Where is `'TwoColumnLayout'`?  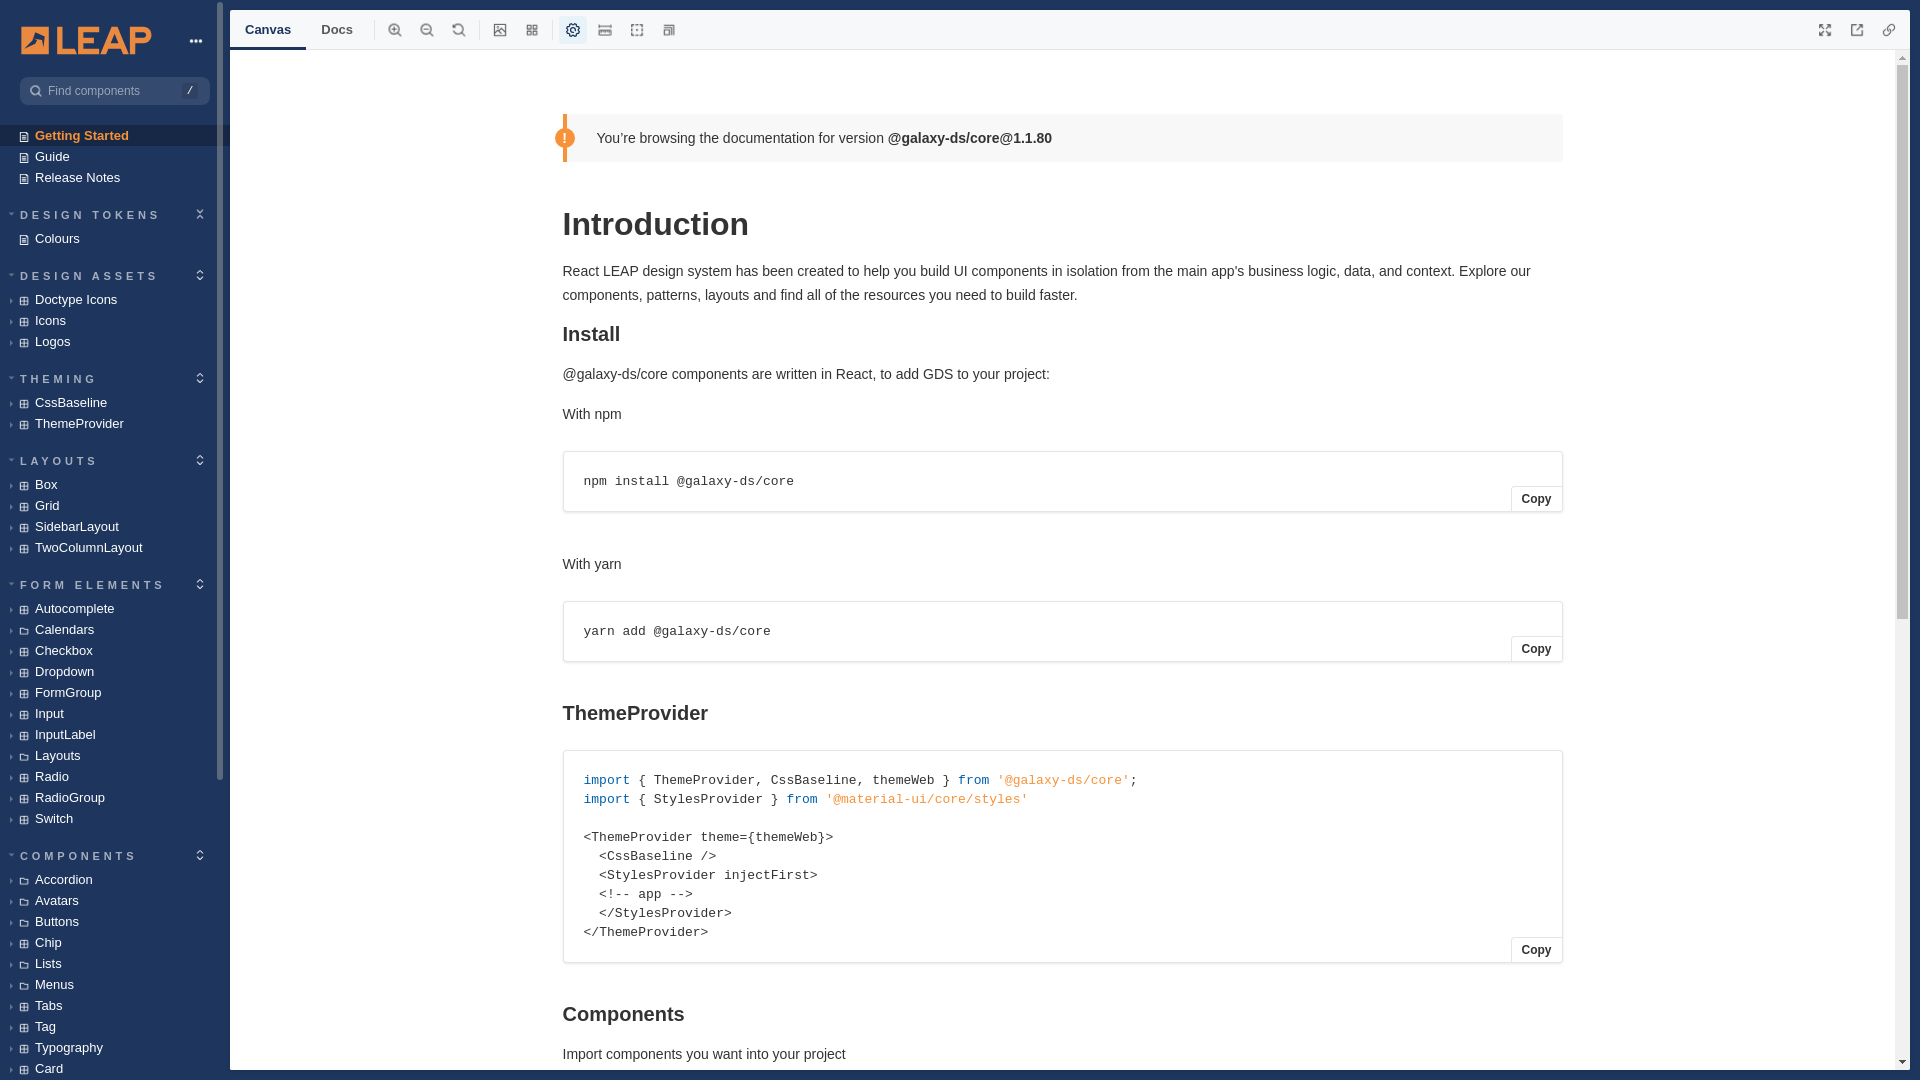
'TwoColumnLayout' is located at coordinates (114, 547).